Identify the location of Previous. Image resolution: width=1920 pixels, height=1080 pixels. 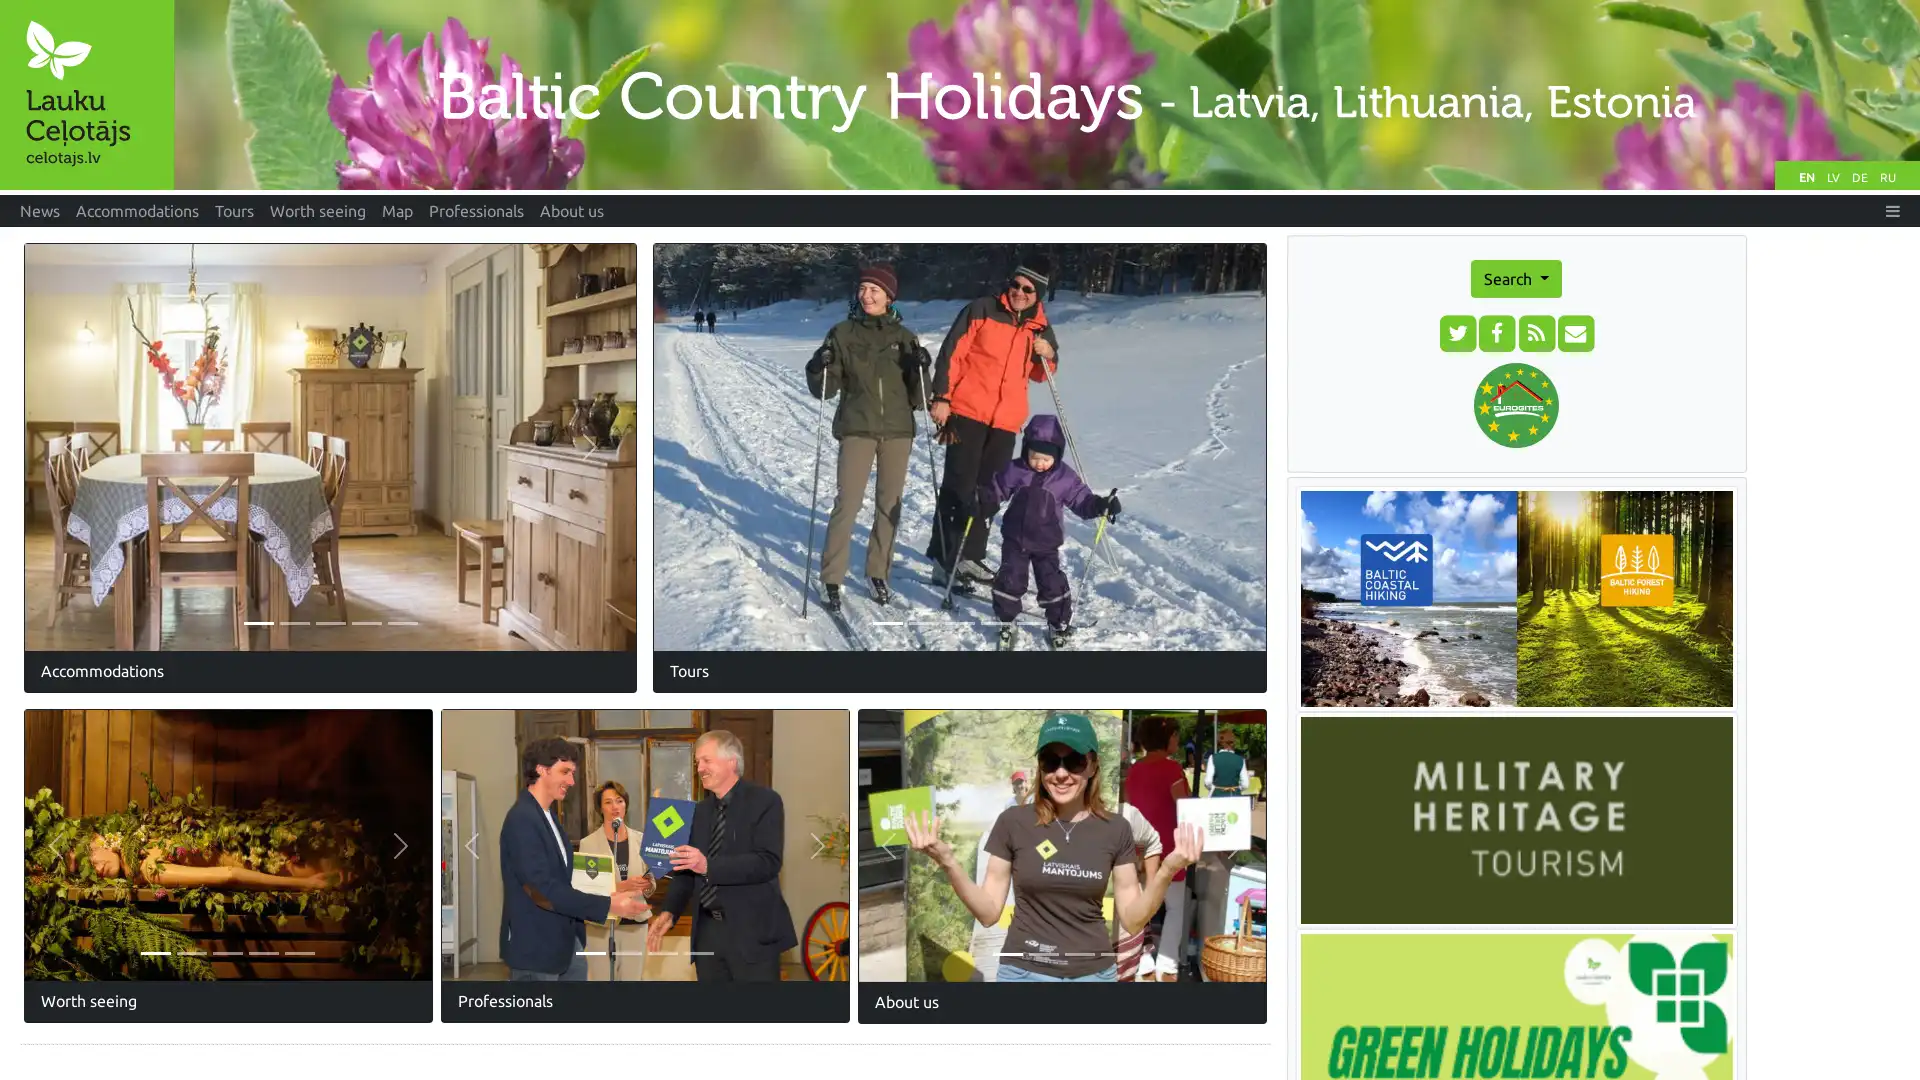
(700, 446).